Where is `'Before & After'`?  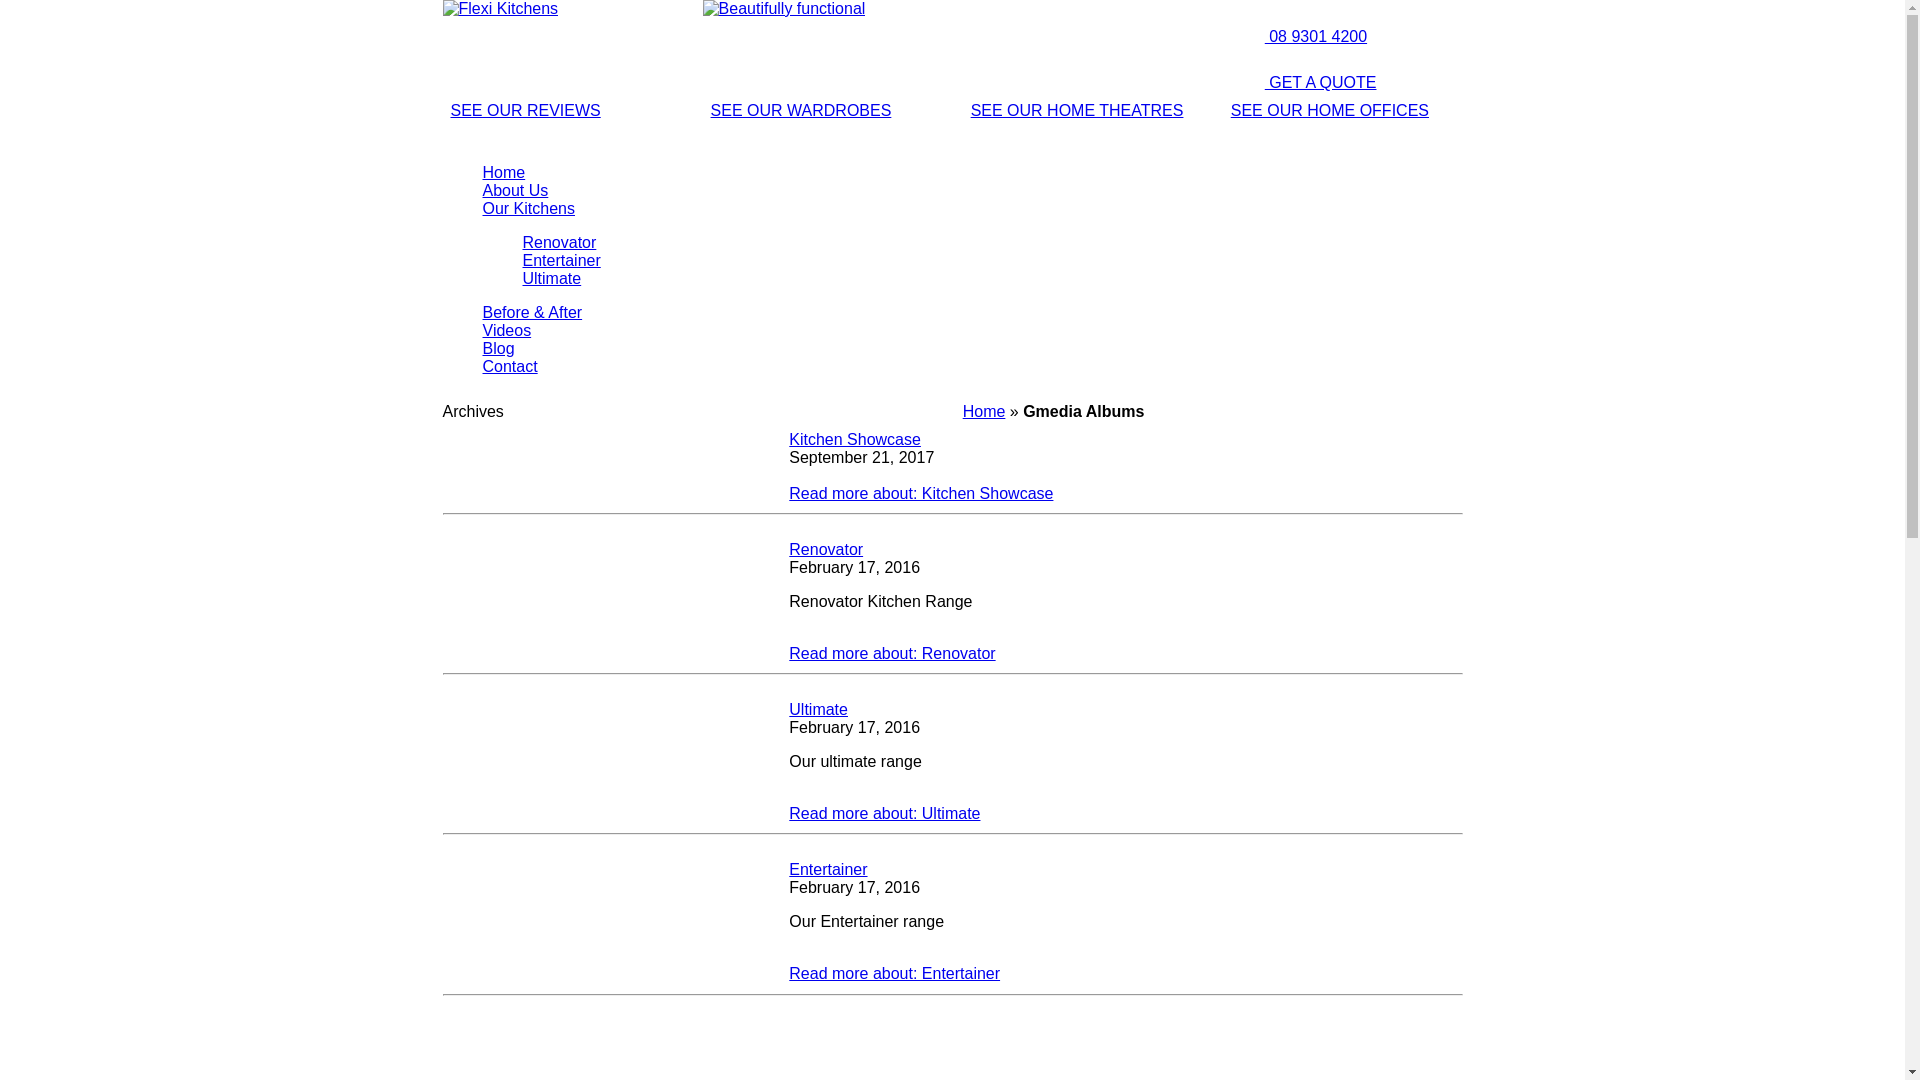 'Before & After' is located at coordinates (481, 312).